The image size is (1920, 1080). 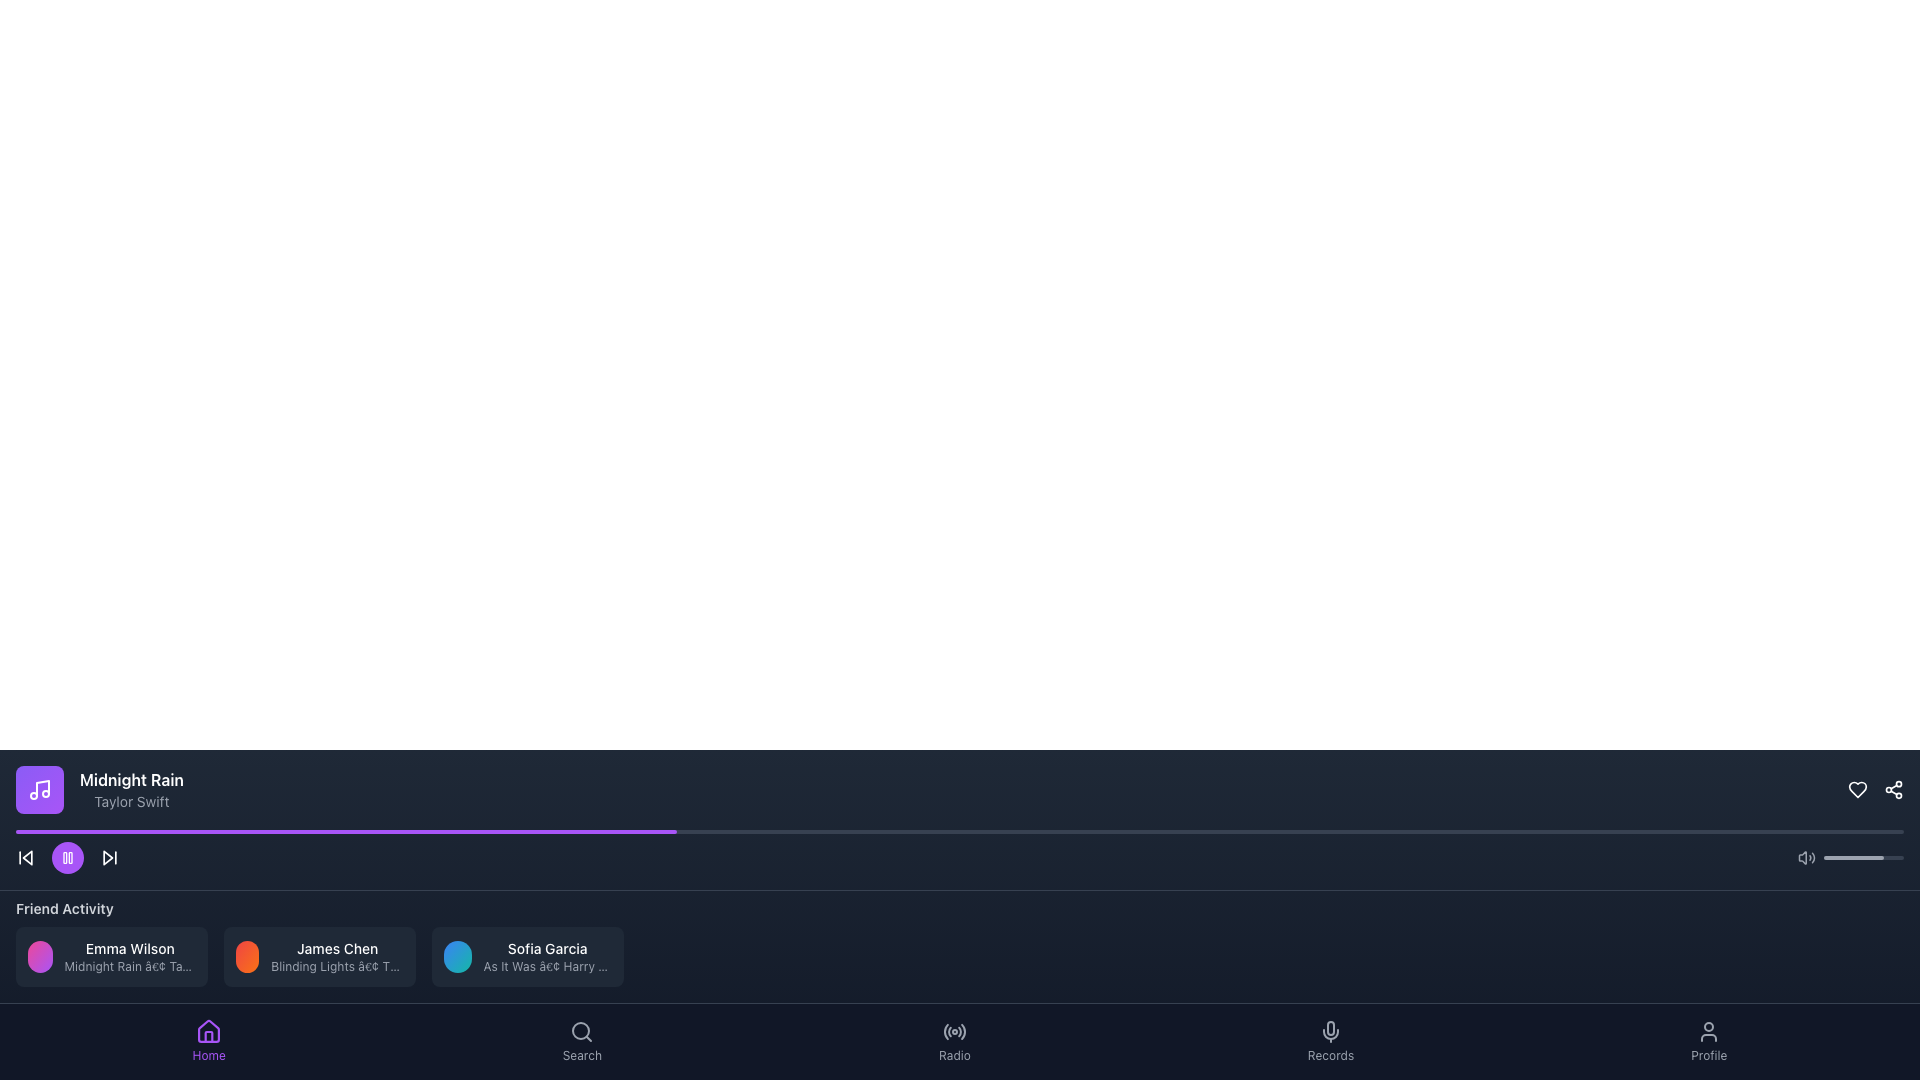 What do you see at coordinates (1330, 1055) in the screenshot?
I see `the static text label that reads 'Records', which is located in the navigation bar below the microphone icon` at bounding box center [1330, 1055].